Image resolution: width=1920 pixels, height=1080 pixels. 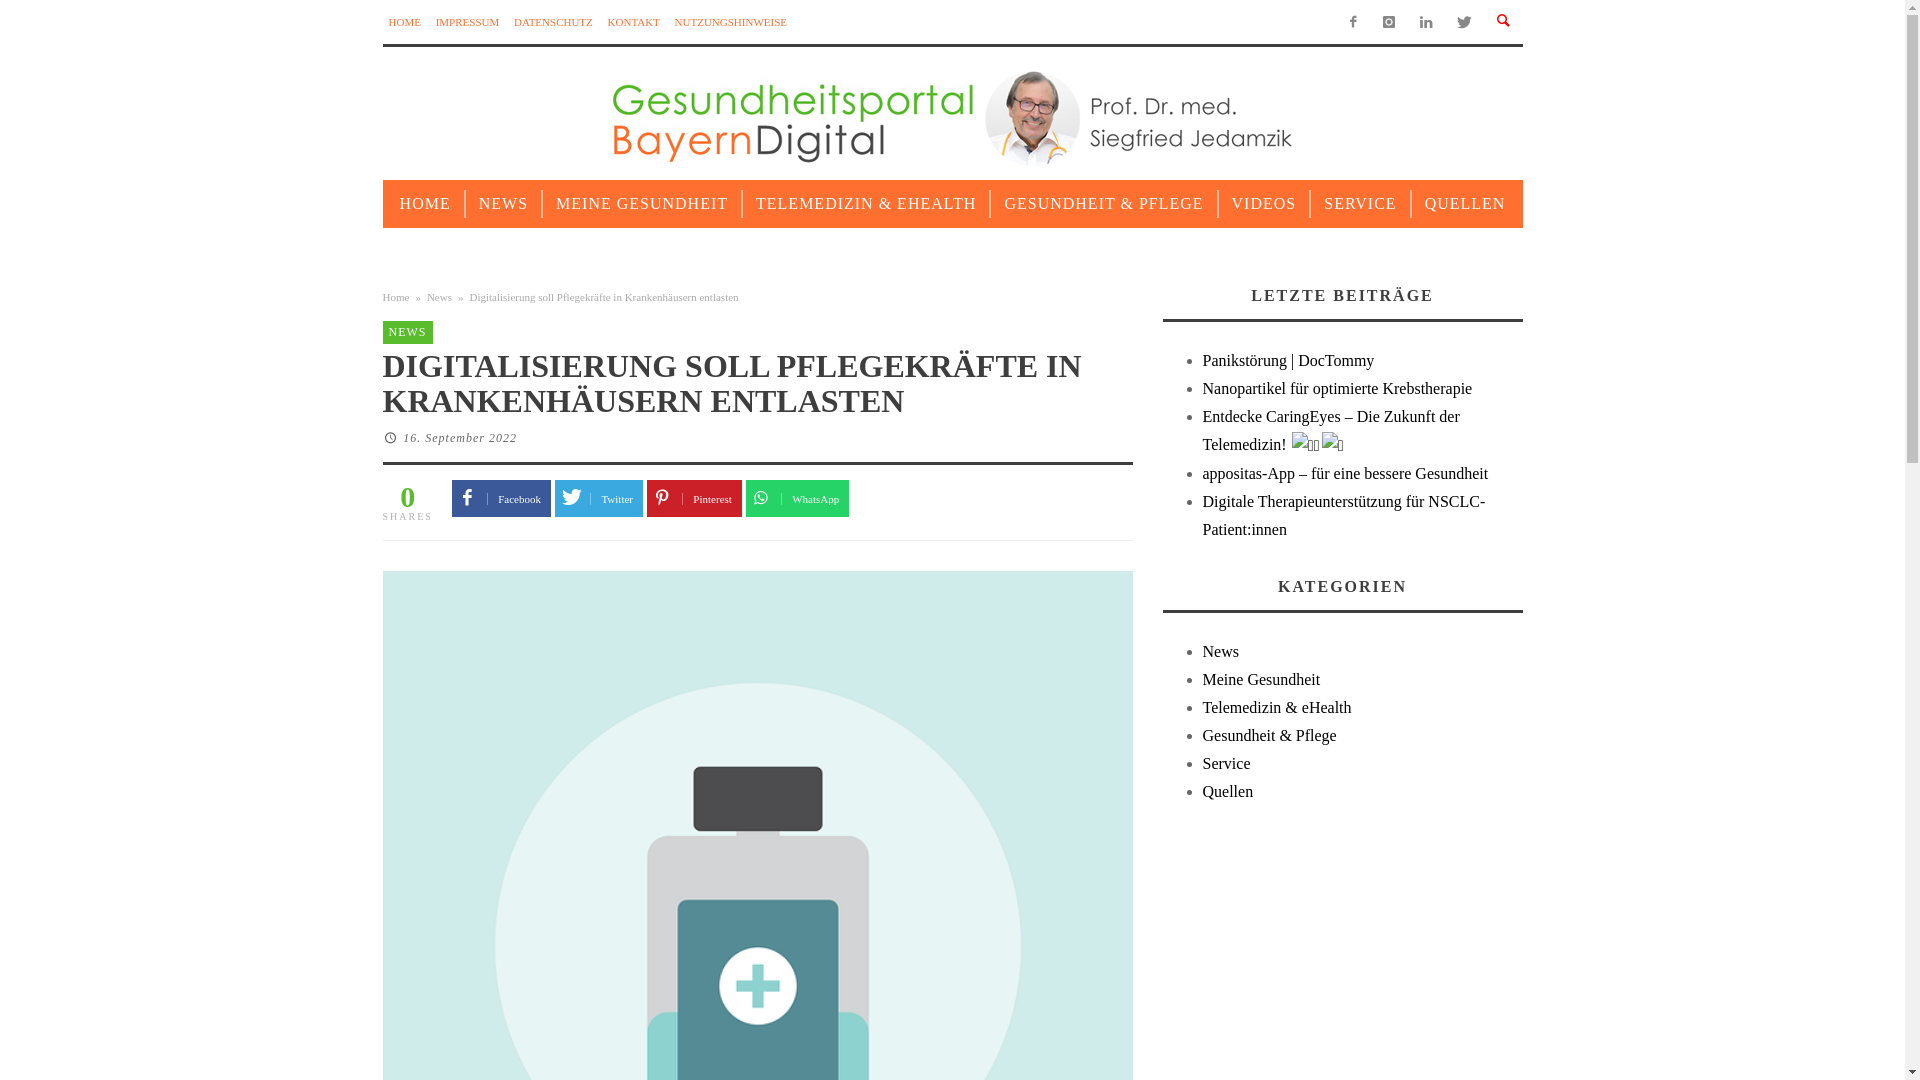 I want to click on 'NEWS', so click(x=384, y=330).